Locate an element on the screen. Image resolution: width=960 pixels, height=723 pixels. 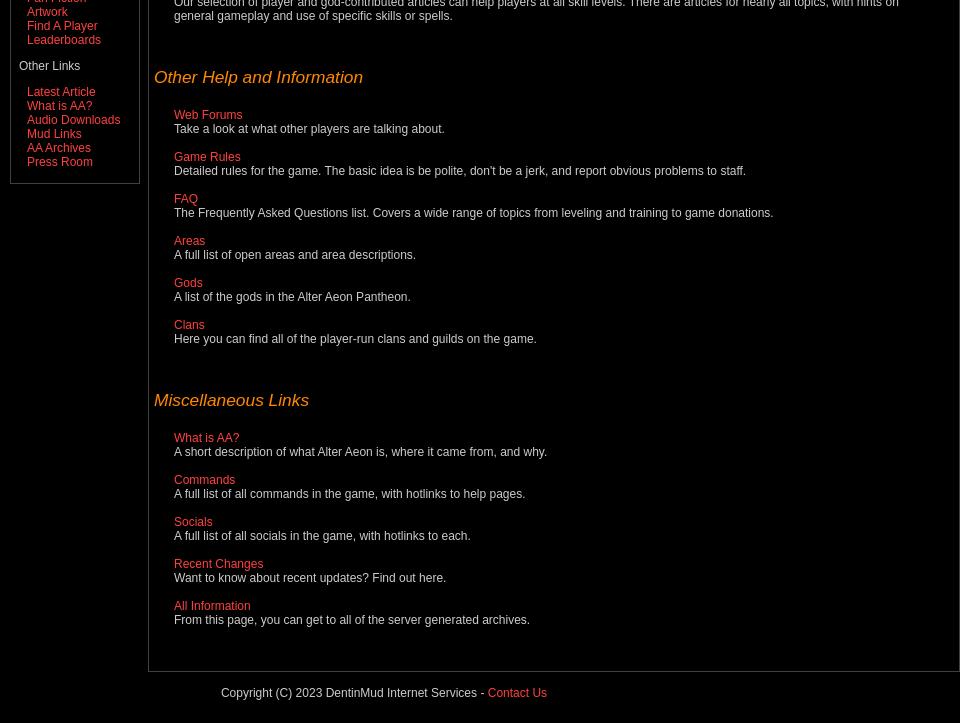
'Leaderboards' is located at coordinates (64, 39).